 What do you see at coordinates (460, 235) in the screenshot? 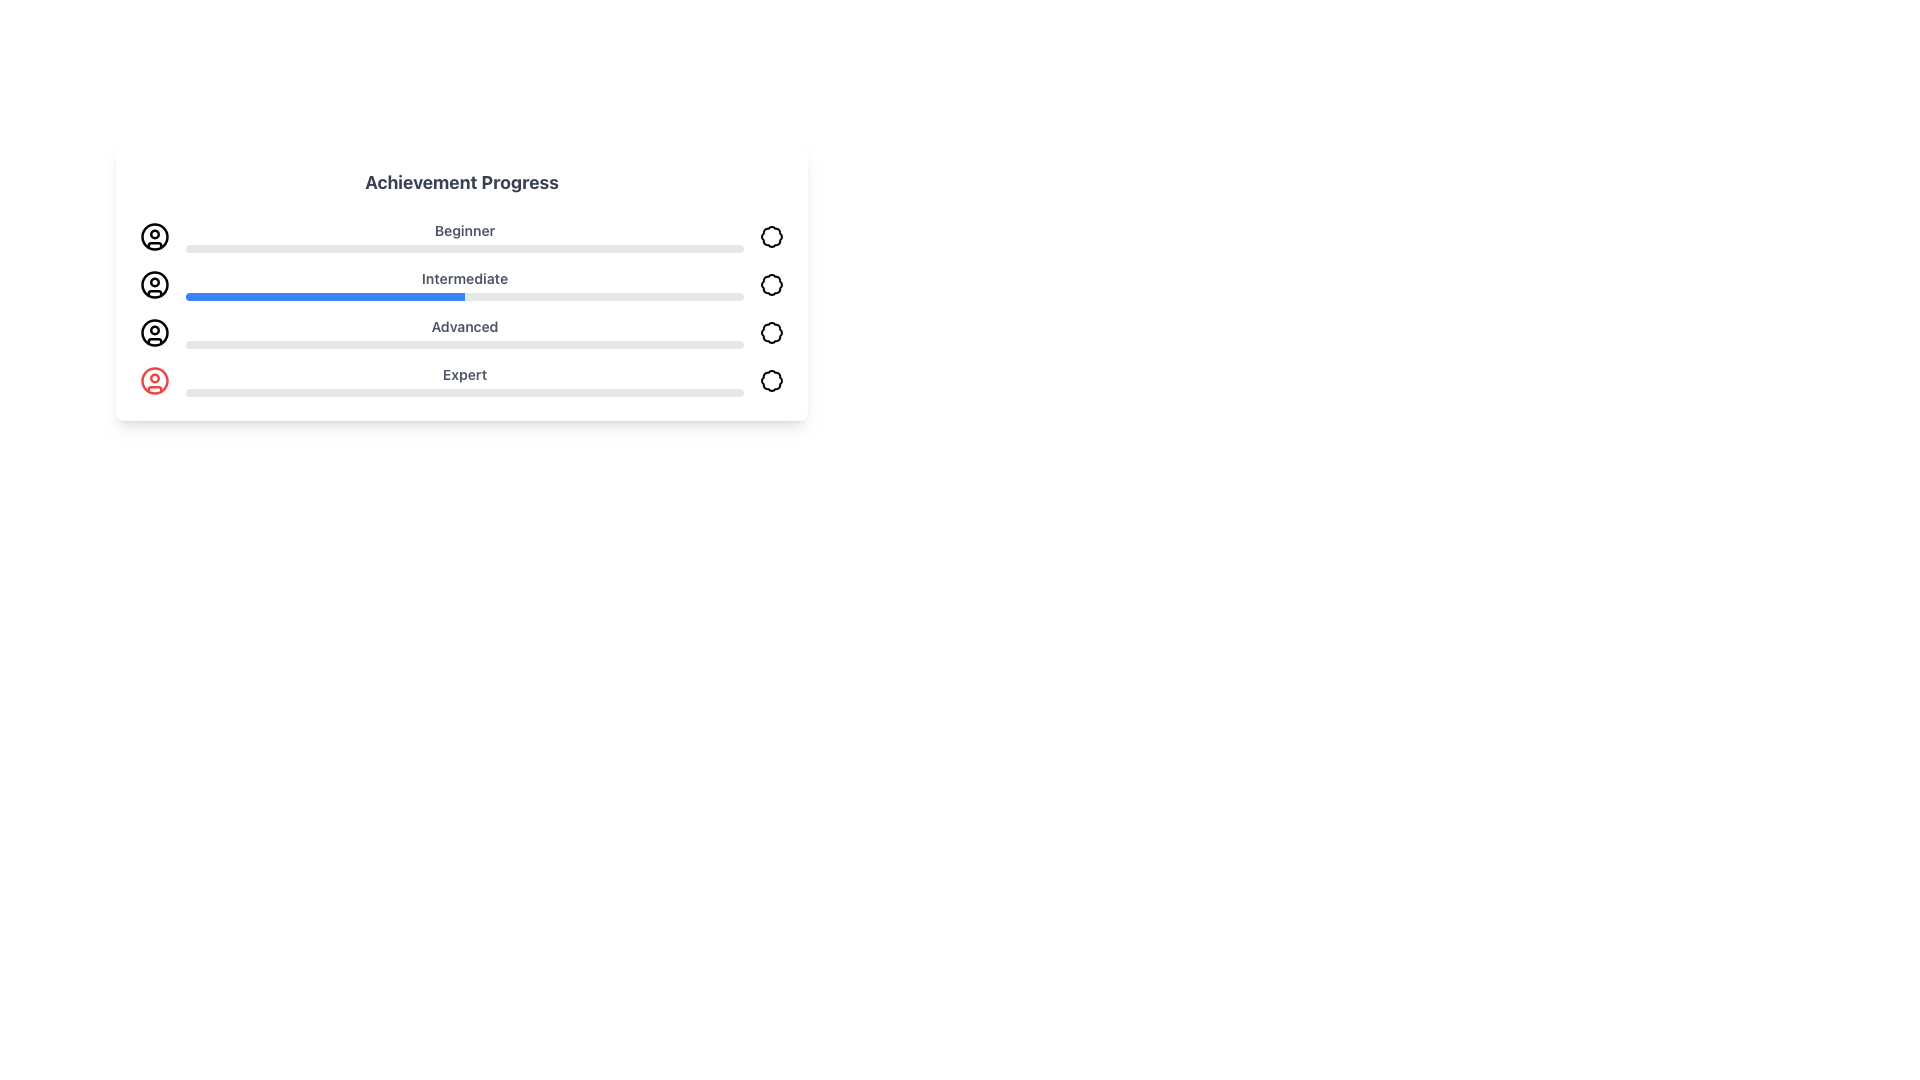
I see `the 'Beginner' Achievement Progress Row, which is the first section in the achievement progress panel` at bounding box center [460, 235].